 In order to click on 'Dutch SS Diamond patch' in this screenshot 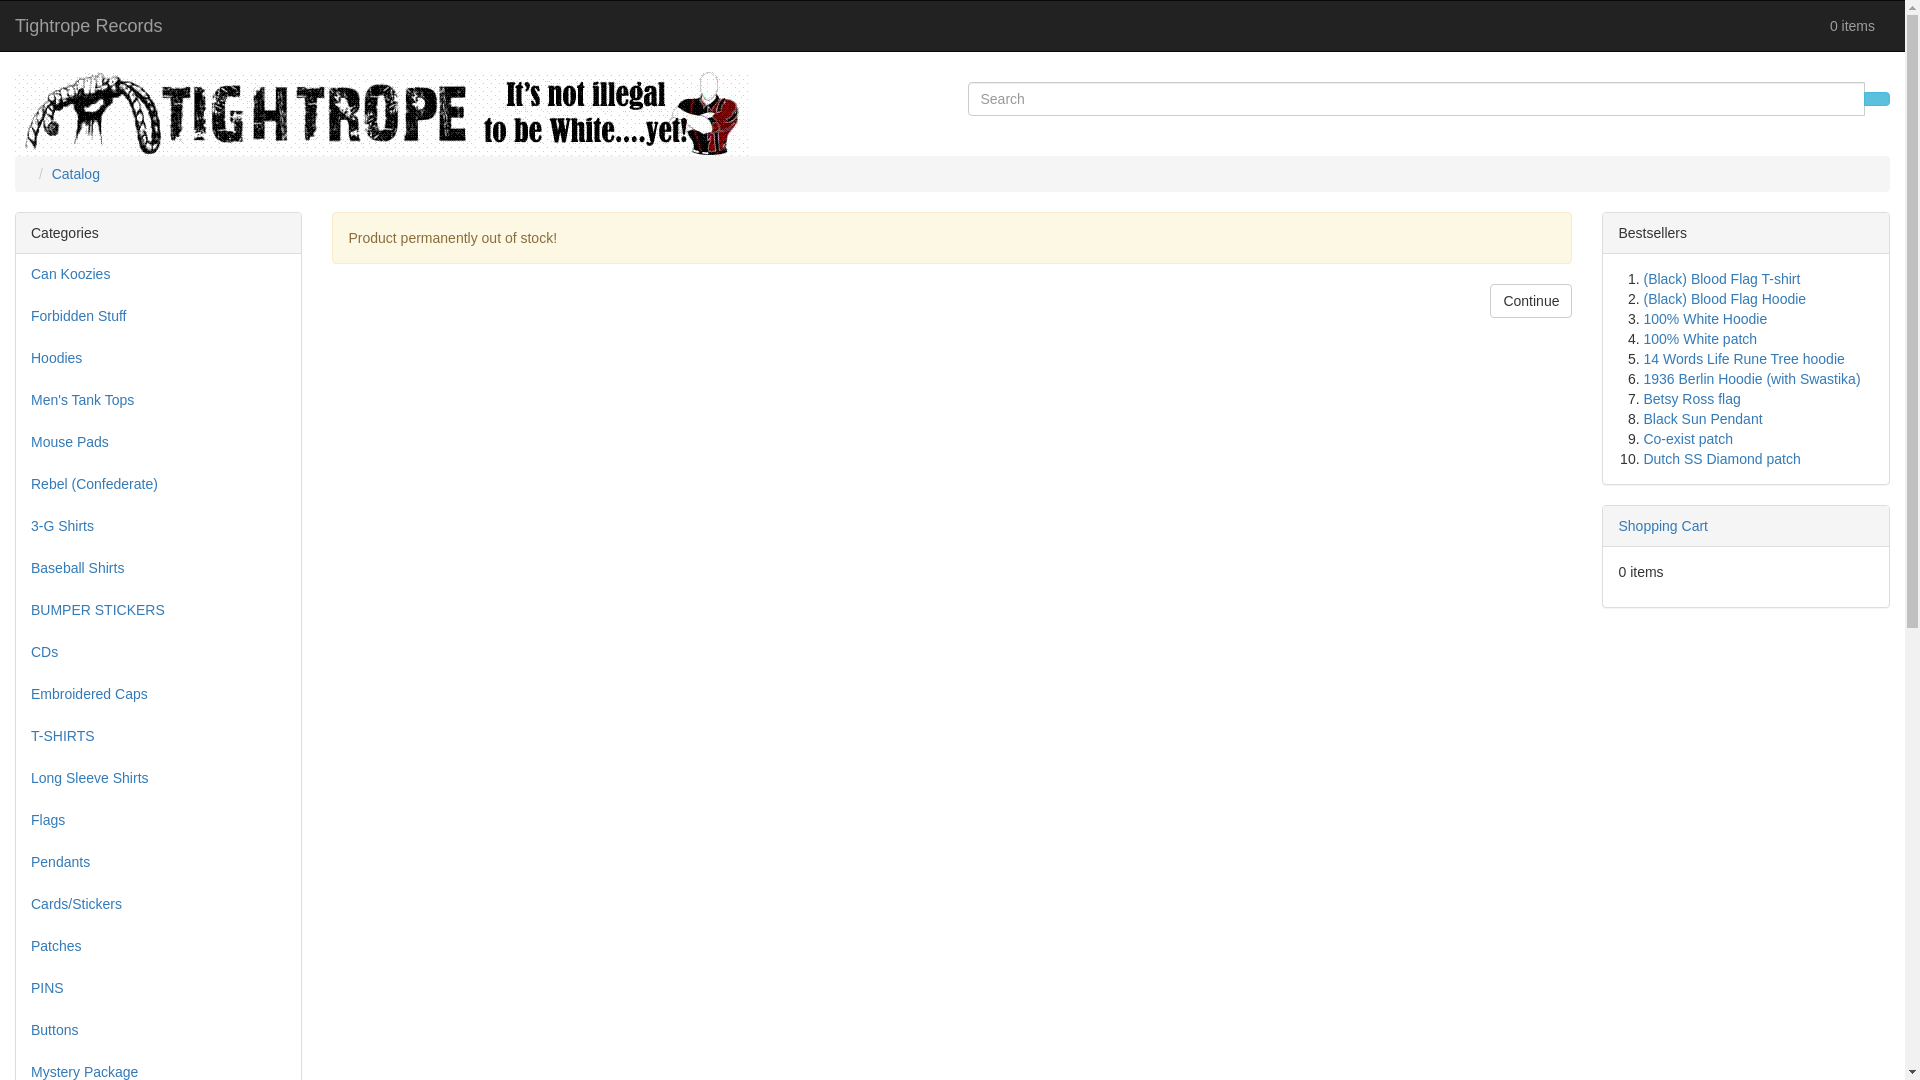, I will do `click(1720, 459)`.